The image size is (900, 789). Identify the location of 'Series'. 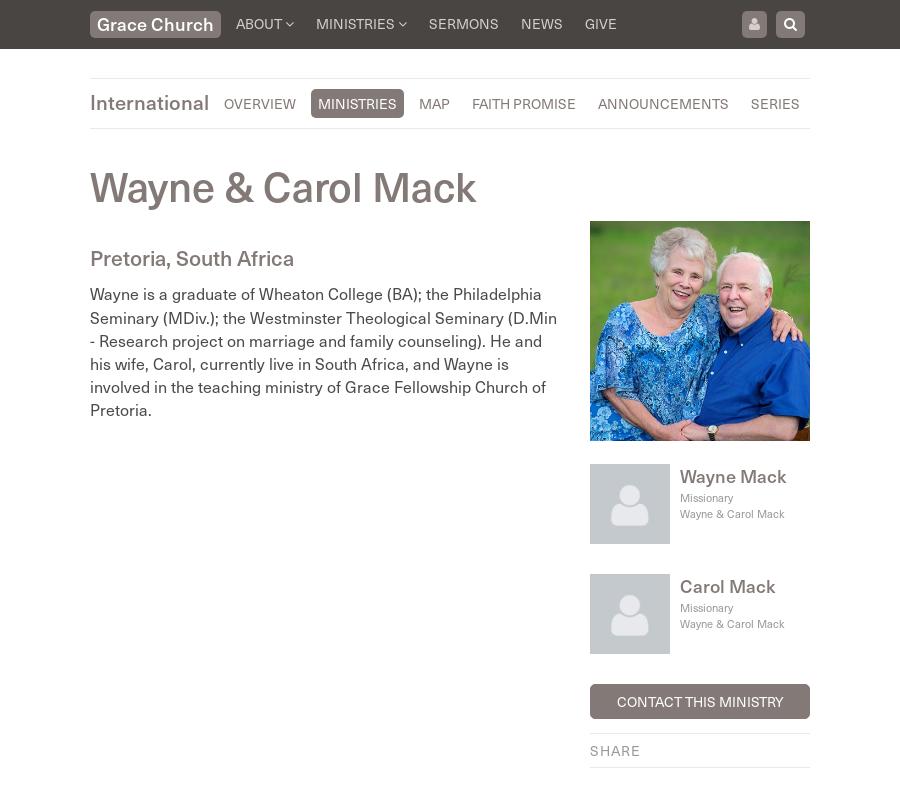
(749, 103).